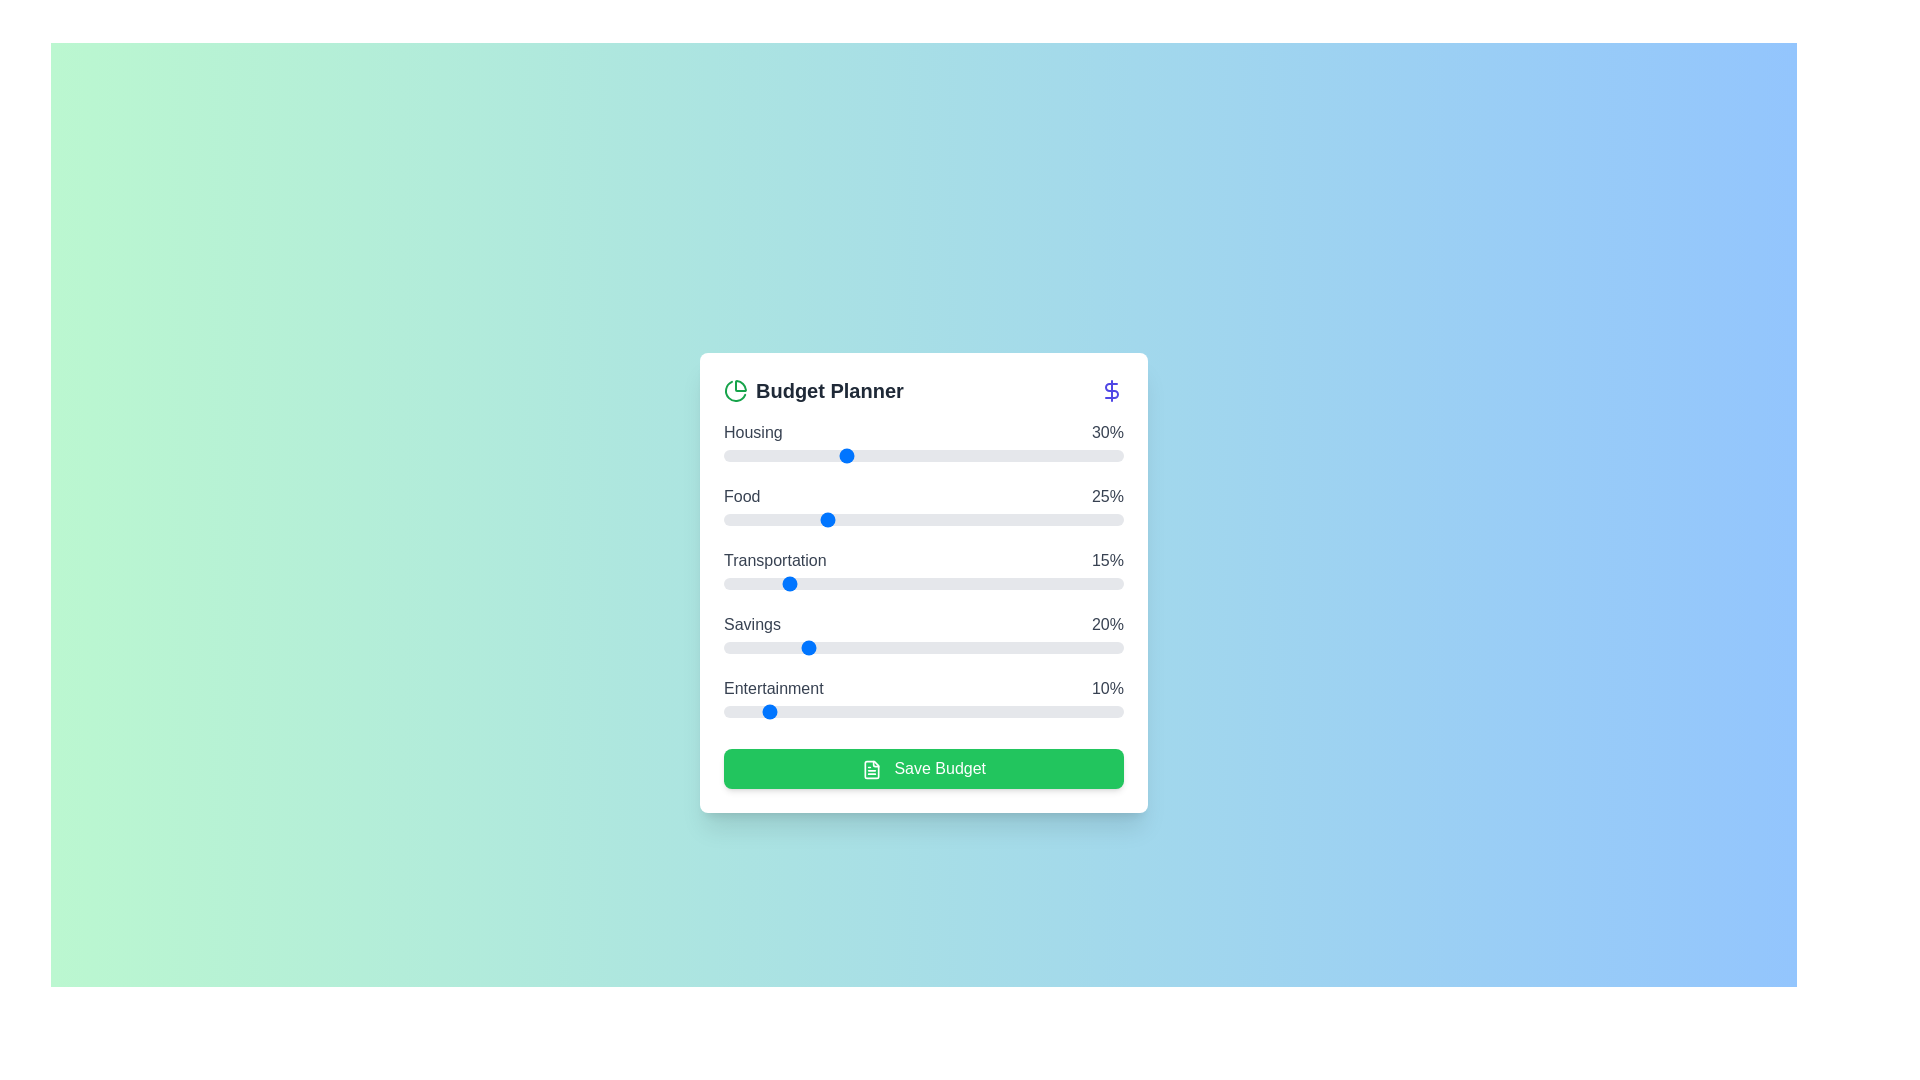 The width and height of the screenshot is (1920, 1080). Describe the element at coordinates (872, 583) in the screenshot. I see `the 'Transportation' slider to 37%` at that location.